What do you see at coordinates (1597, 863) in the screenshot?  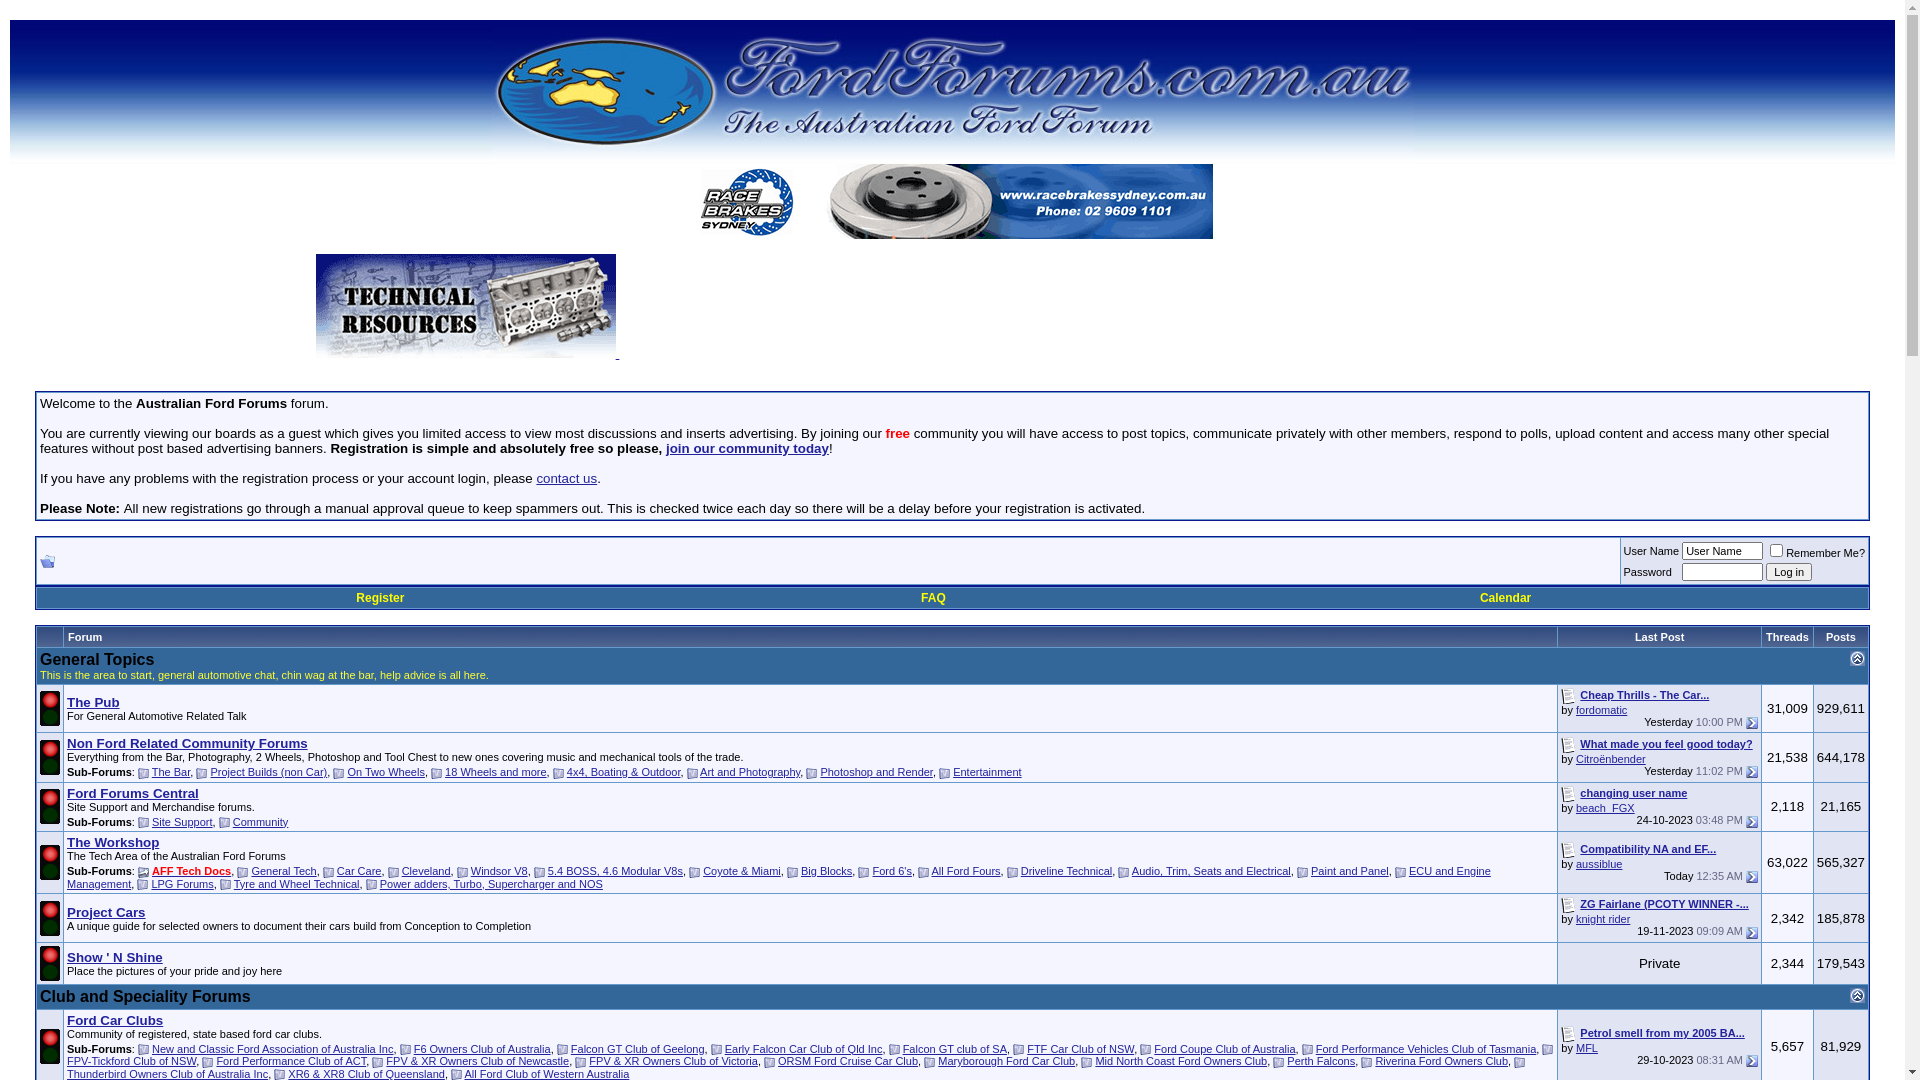 I see `'aussiblue'` at bounding box center [1597, 863].